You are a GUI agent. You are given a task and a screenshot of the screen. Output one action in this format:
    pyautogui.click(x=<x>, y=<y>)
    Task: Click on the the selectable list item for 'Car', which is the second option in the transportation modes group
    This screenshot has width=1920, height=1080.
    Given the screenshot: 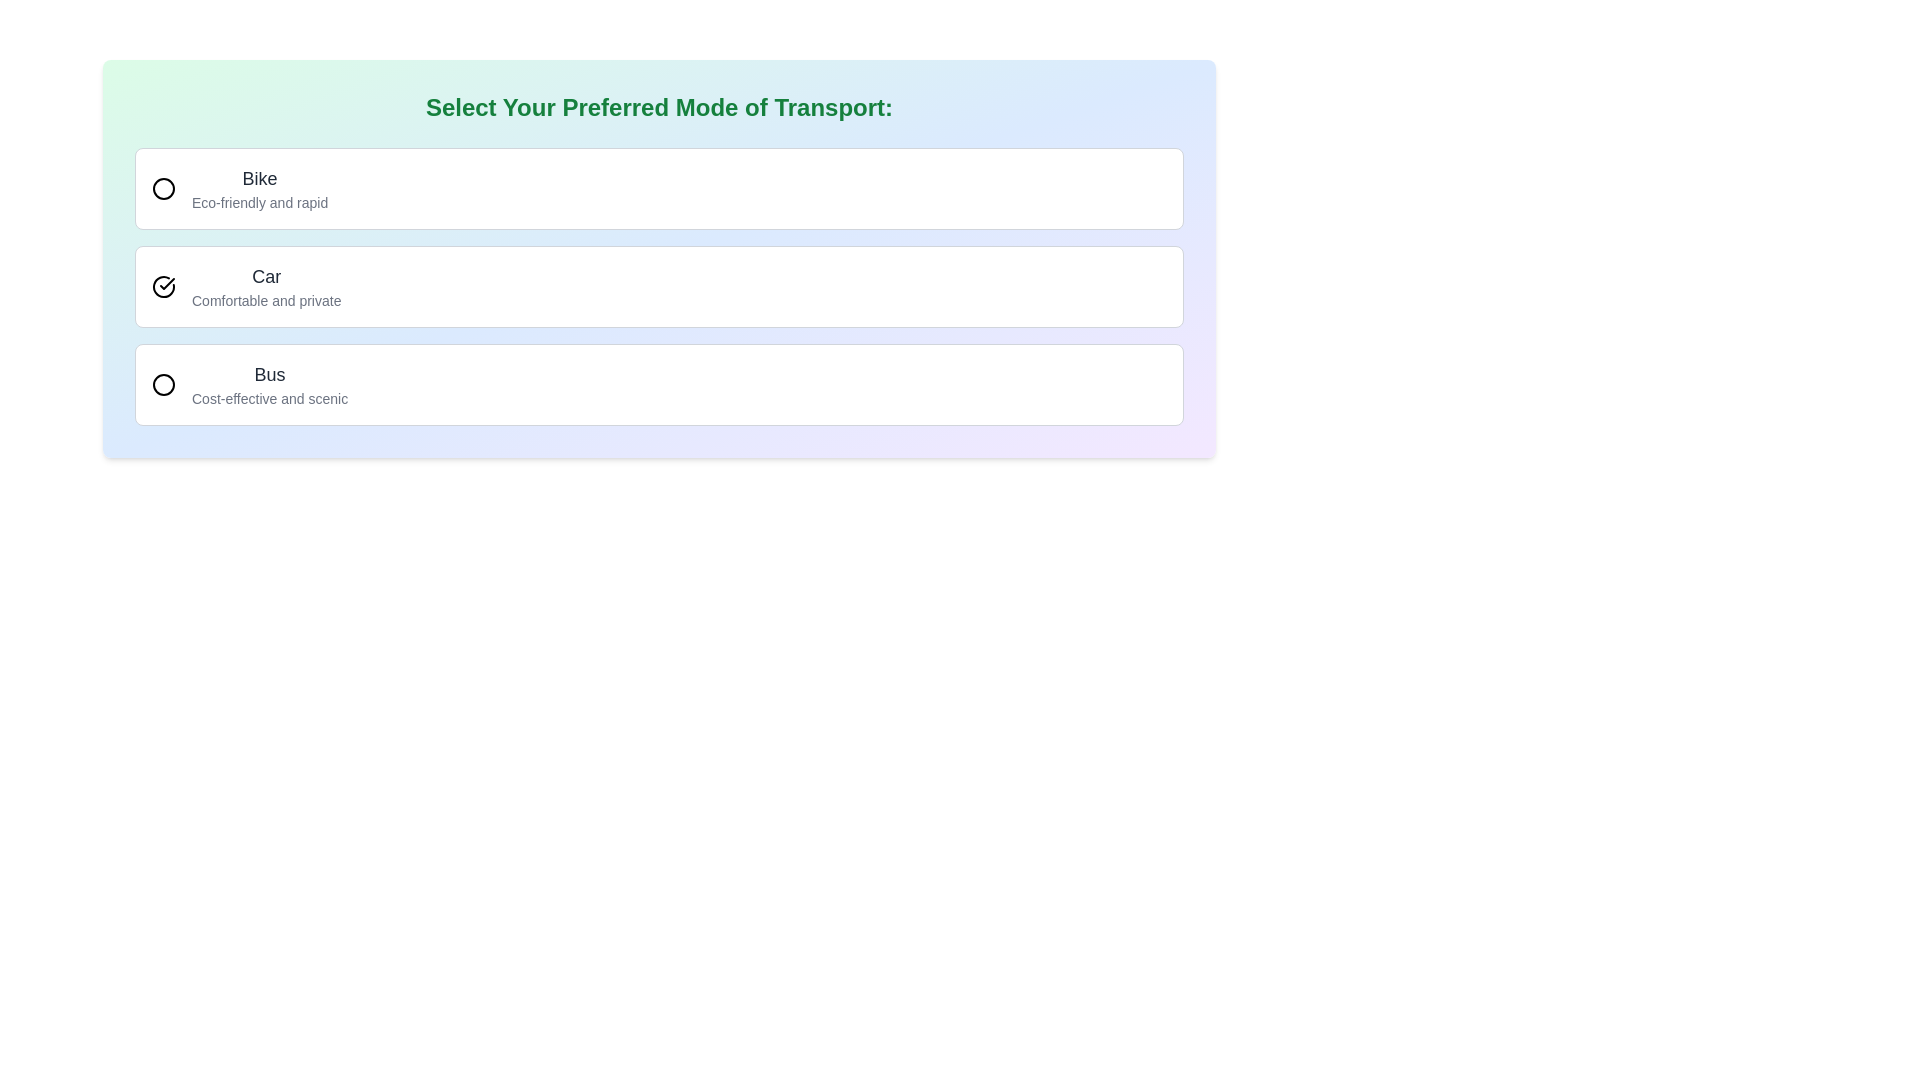 What is the action you would take?
    pyautogui.click(x=659, y=286)
    